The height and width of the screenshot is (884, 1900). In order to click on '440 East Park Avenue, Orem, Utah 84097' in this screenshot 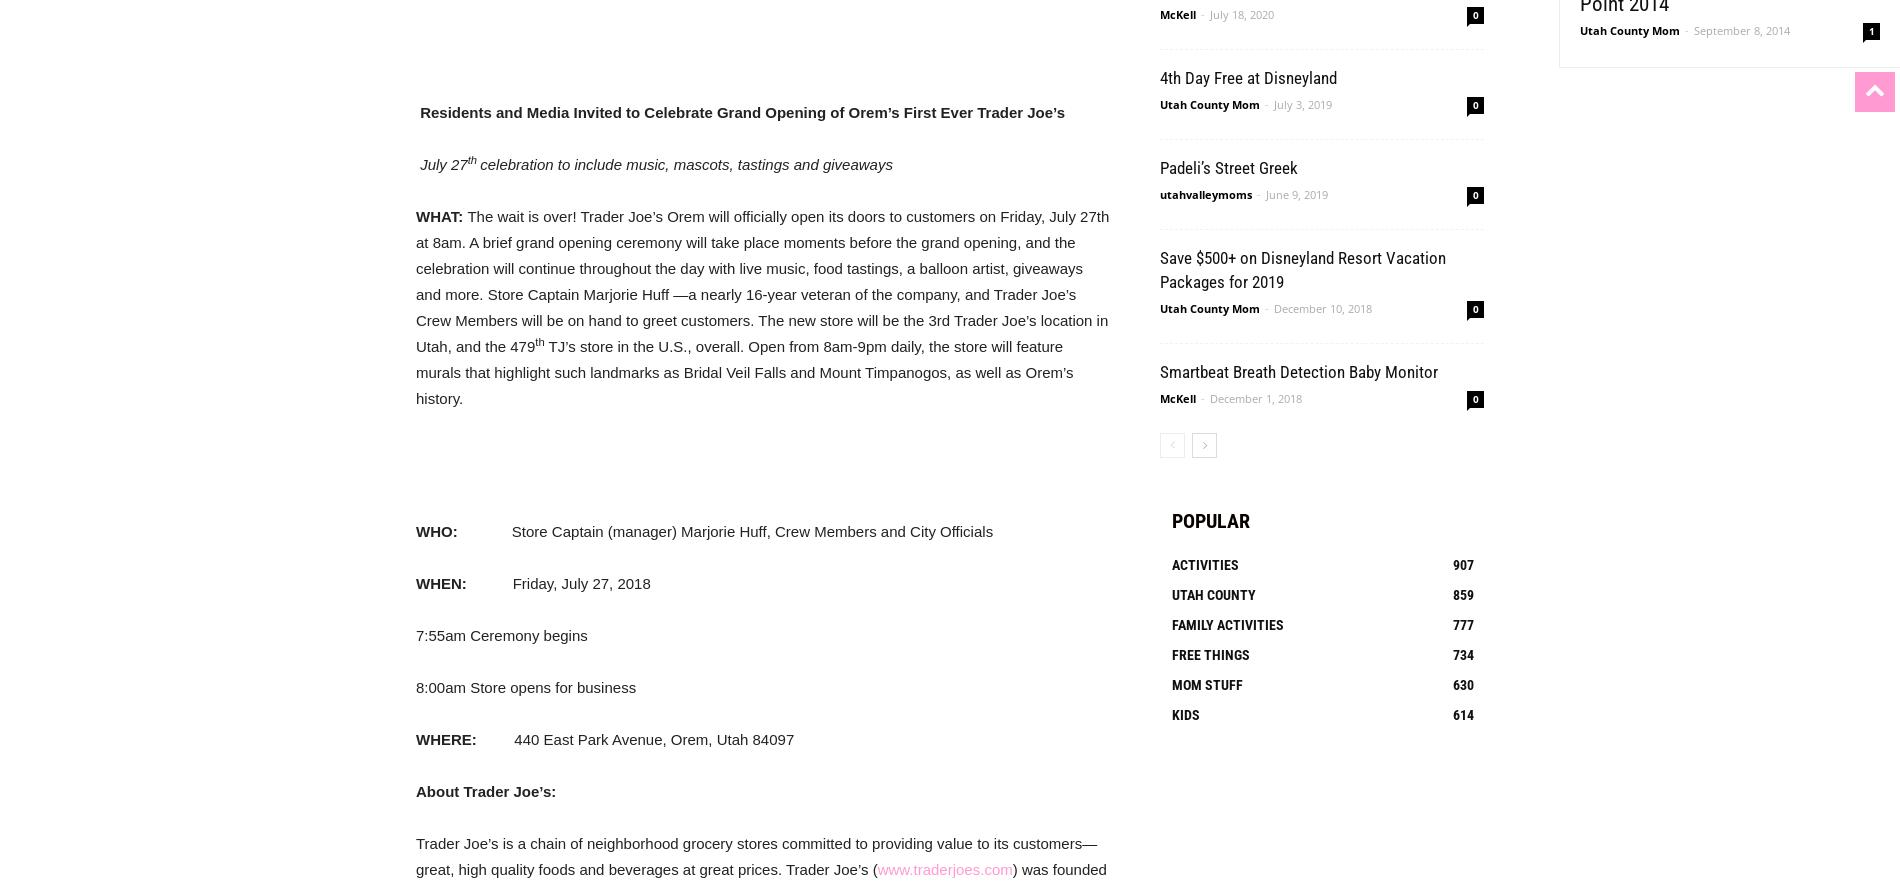, I will do `click(653, 739)`.